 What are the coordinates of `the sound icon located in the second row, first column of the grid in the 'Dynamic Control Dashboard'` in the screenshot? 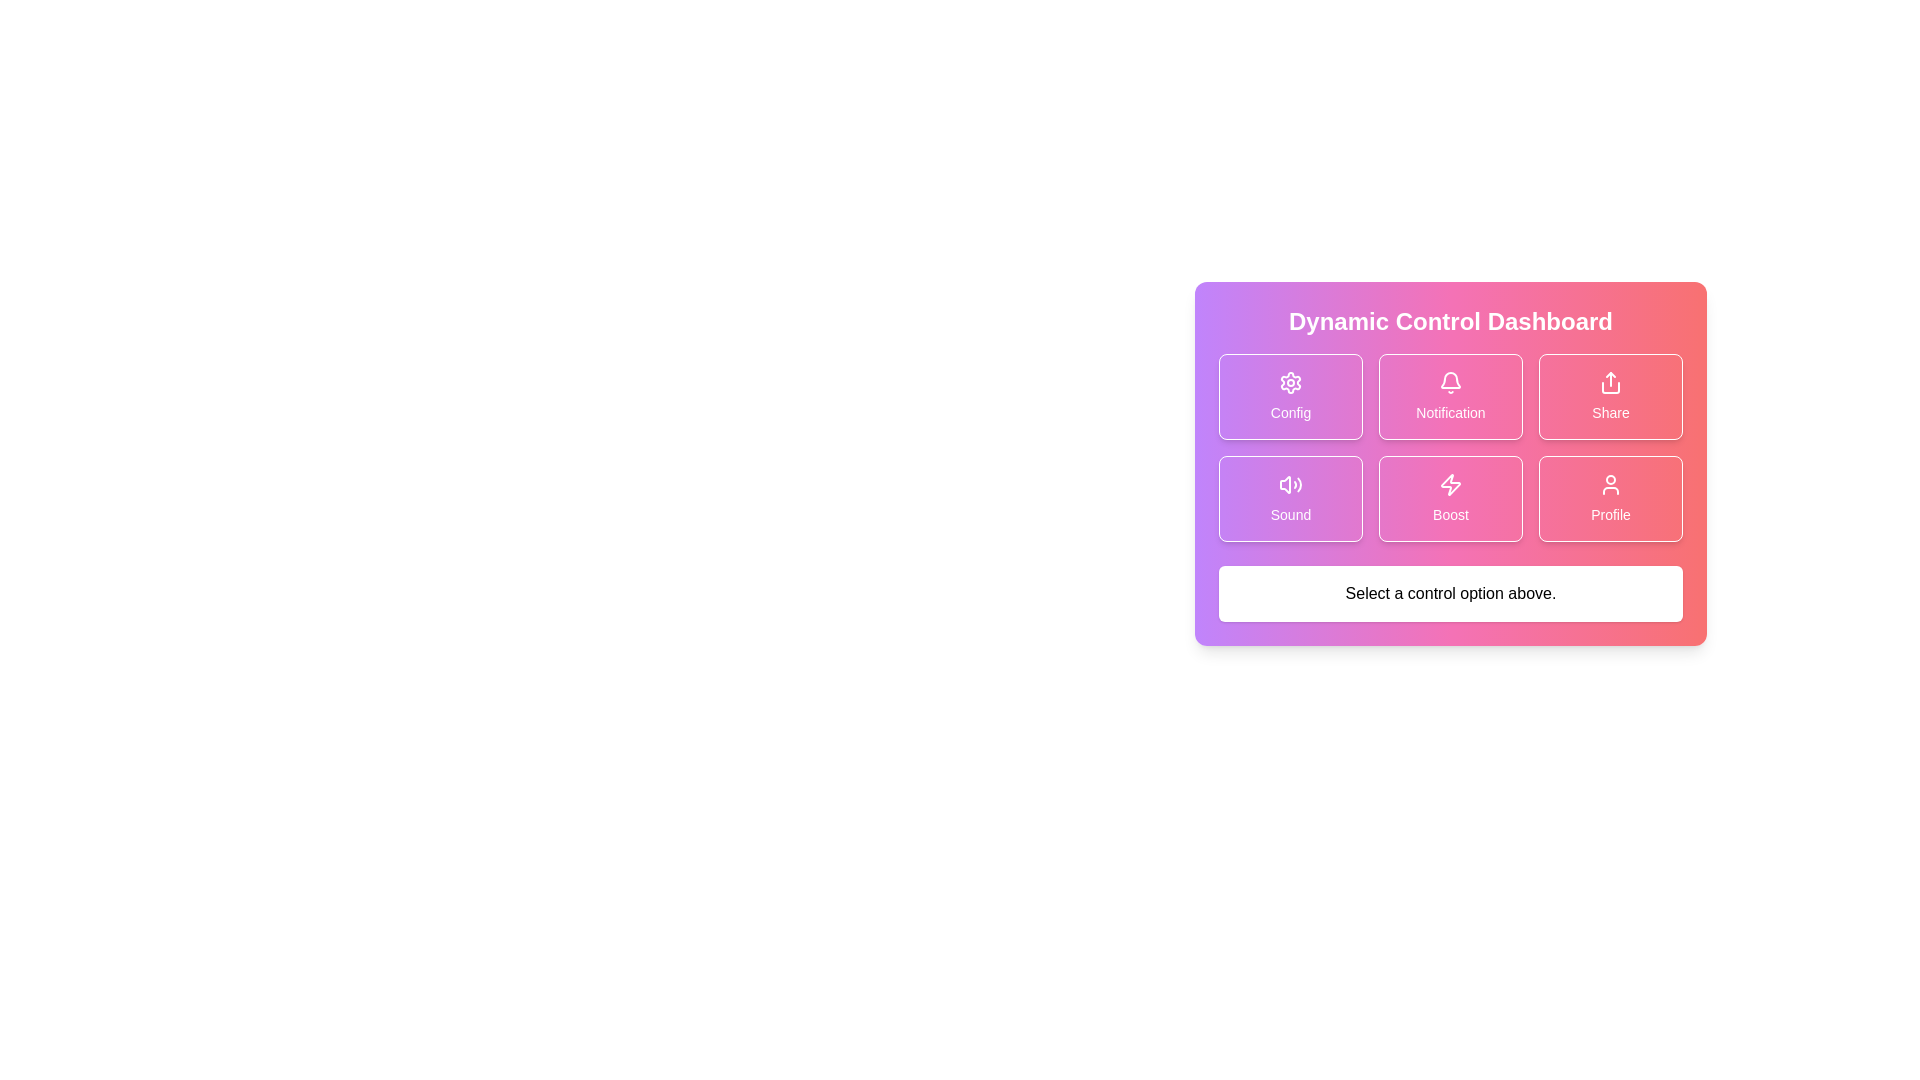 It's located at (1291, 485).